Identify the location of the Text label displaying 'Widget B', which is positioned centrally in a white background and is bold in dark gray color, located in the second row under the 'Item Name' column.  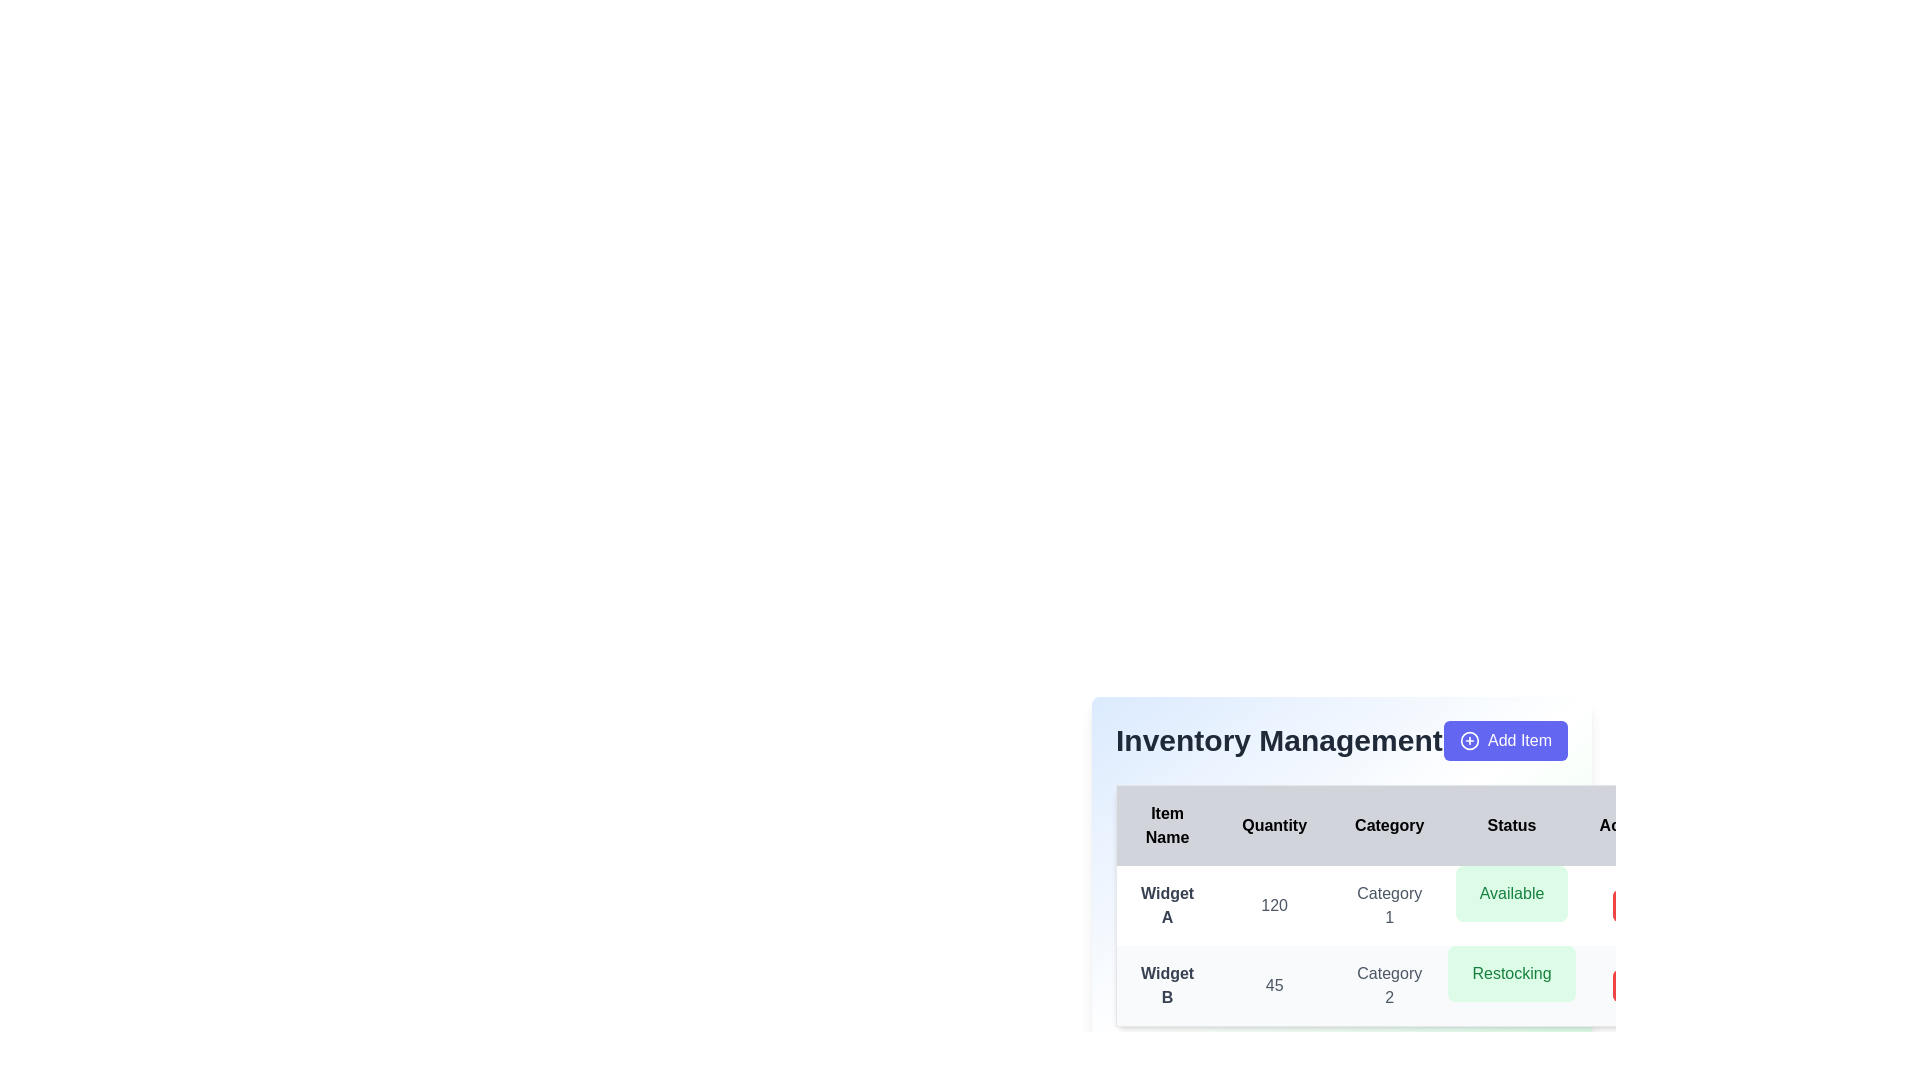
(1167, 985).